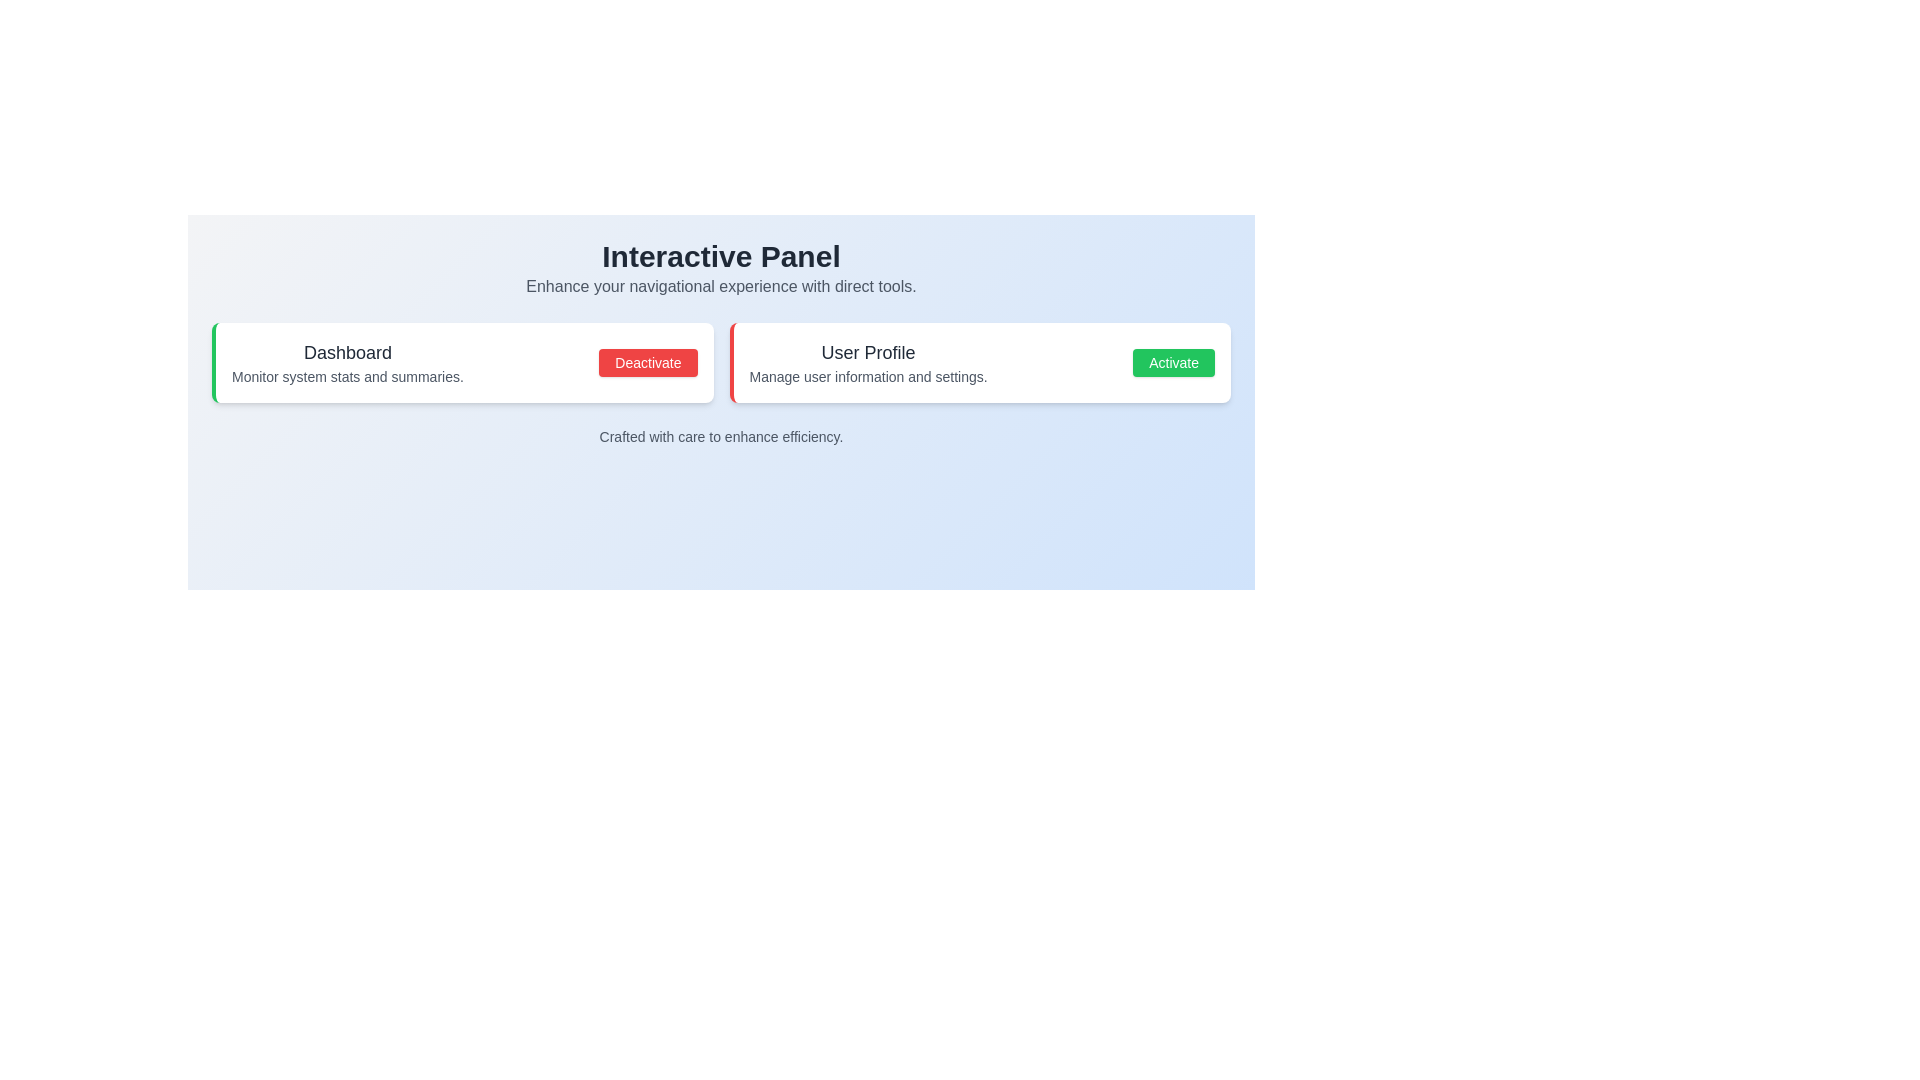 This screenshot has width=1920, height=1080. Describe the element at coordinates (347, 362) in the screenshot. I see `textual description element titled 'Dashboard' which includes a larger, bold title and a smaller subtext for understanding` at that location.